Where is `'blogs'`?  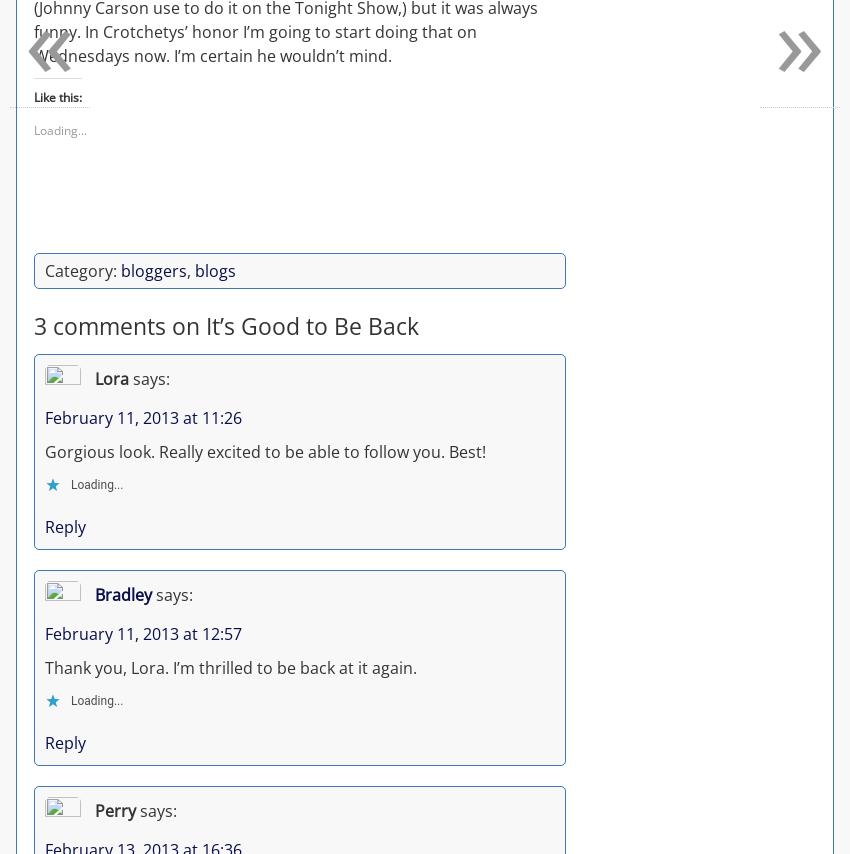 'blogs' is located at coordinates (215, 269).